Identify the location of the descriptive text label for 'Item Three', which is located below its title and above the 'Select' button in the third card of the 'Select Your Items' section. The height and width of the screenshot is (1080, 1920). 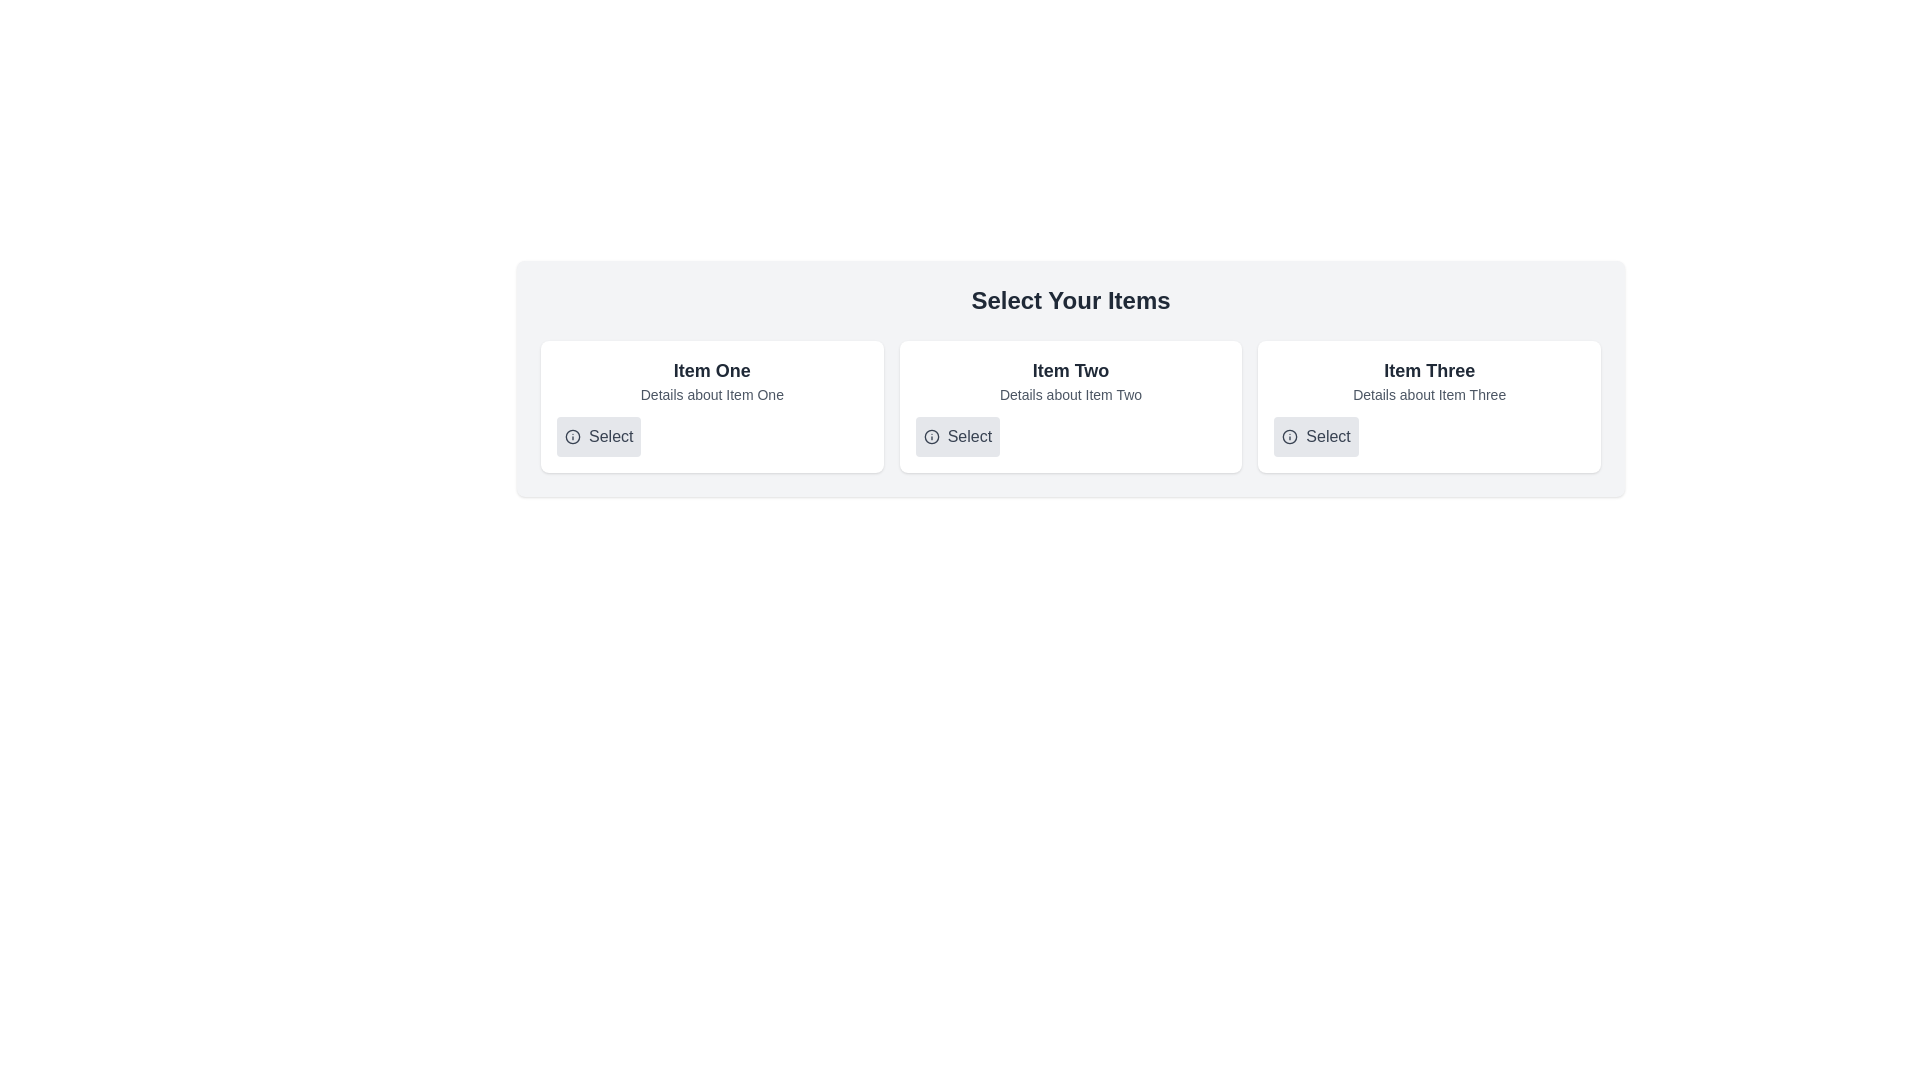
(1428, 394).